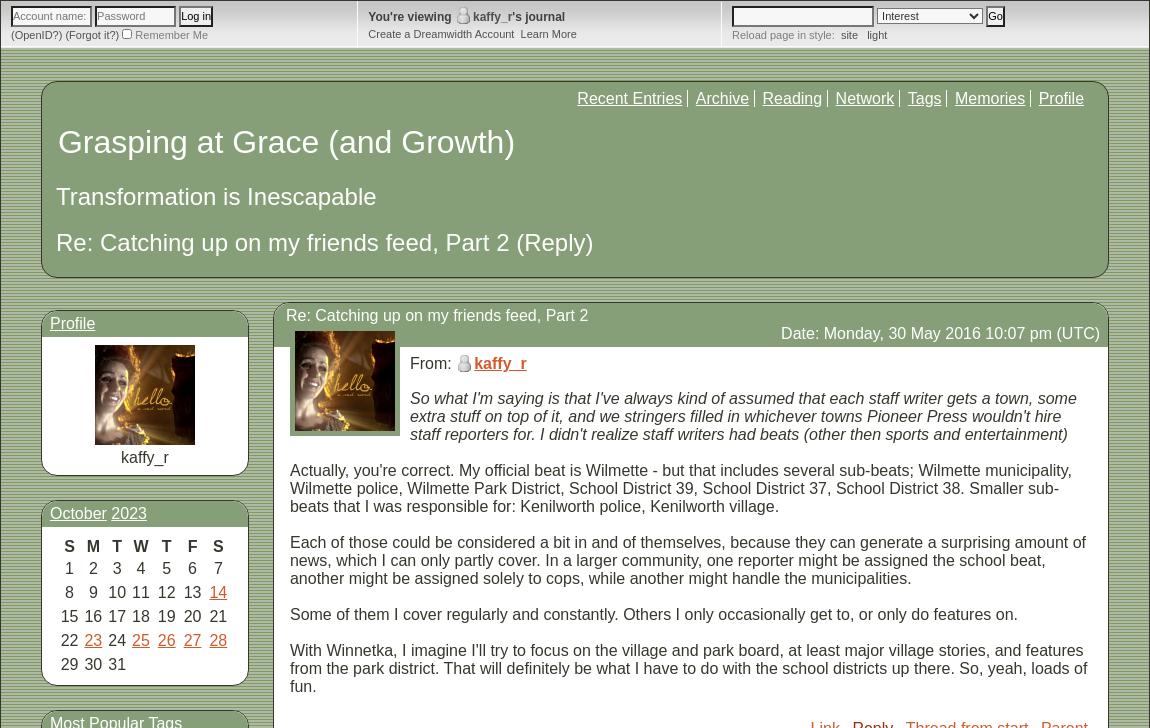 The height and width of the screenshot is (728, 1150). Describe the element at coordinates (164, 640) in the screenshot. I see `'26'` at that location.